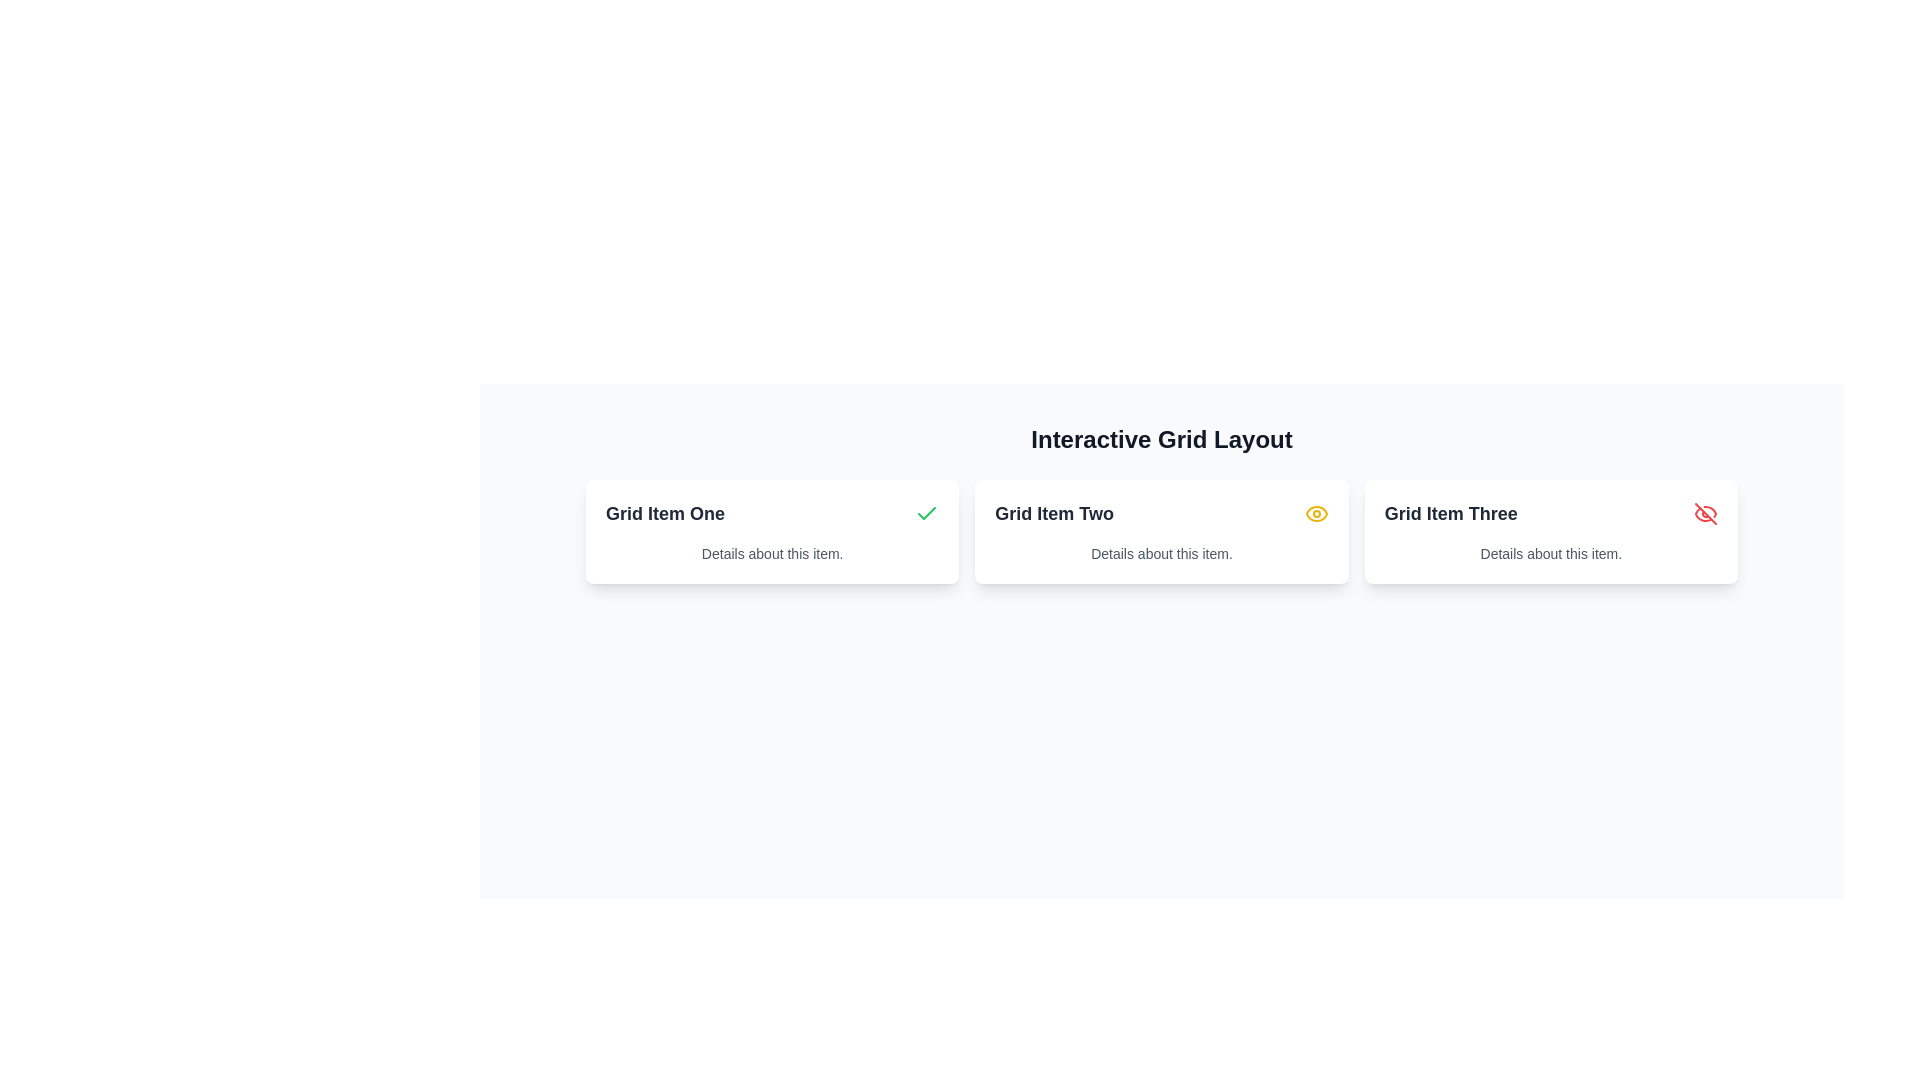 This screenshot has height=1080, width=1920. What do you see at coordinates (926, 512) in the screenshot?
I see `the status icon located in the top-right corner of 'Grid Item One' within the grid layout` at bounding box center [926, 512].